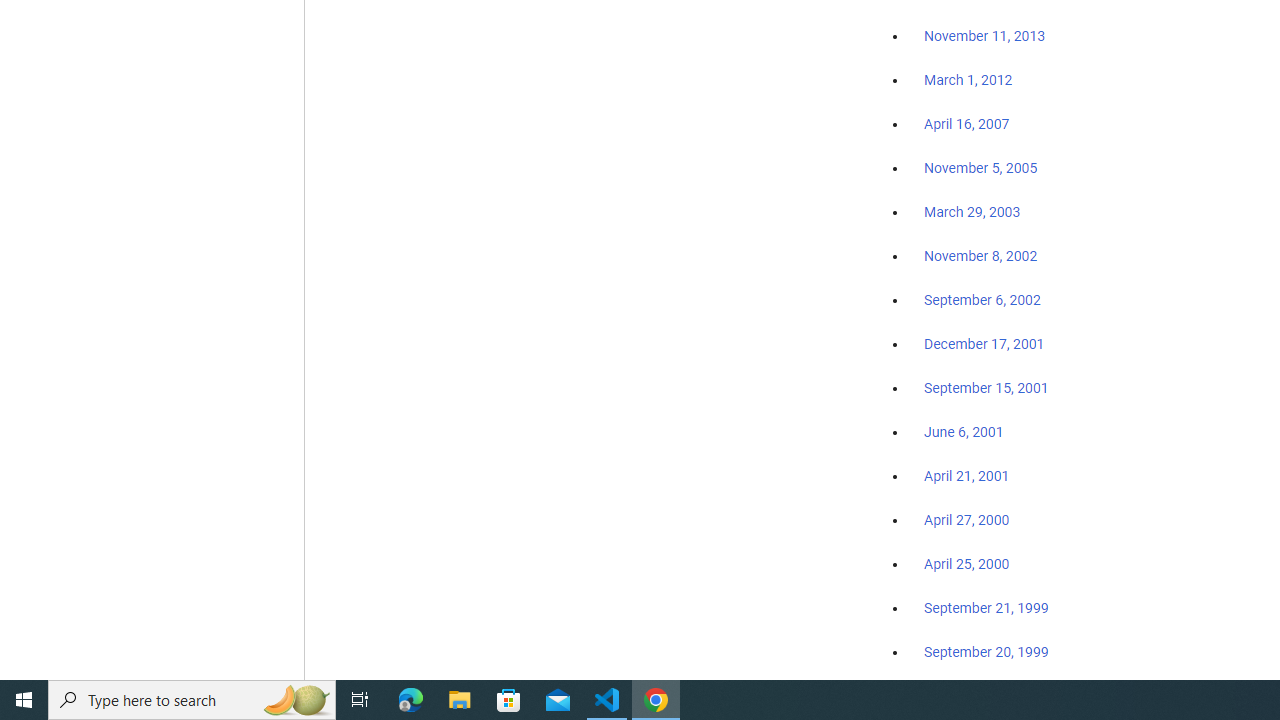  Describe the element at coordinates (963, 431) in the screenshot. I see `'June 6, 2001'` at that location.